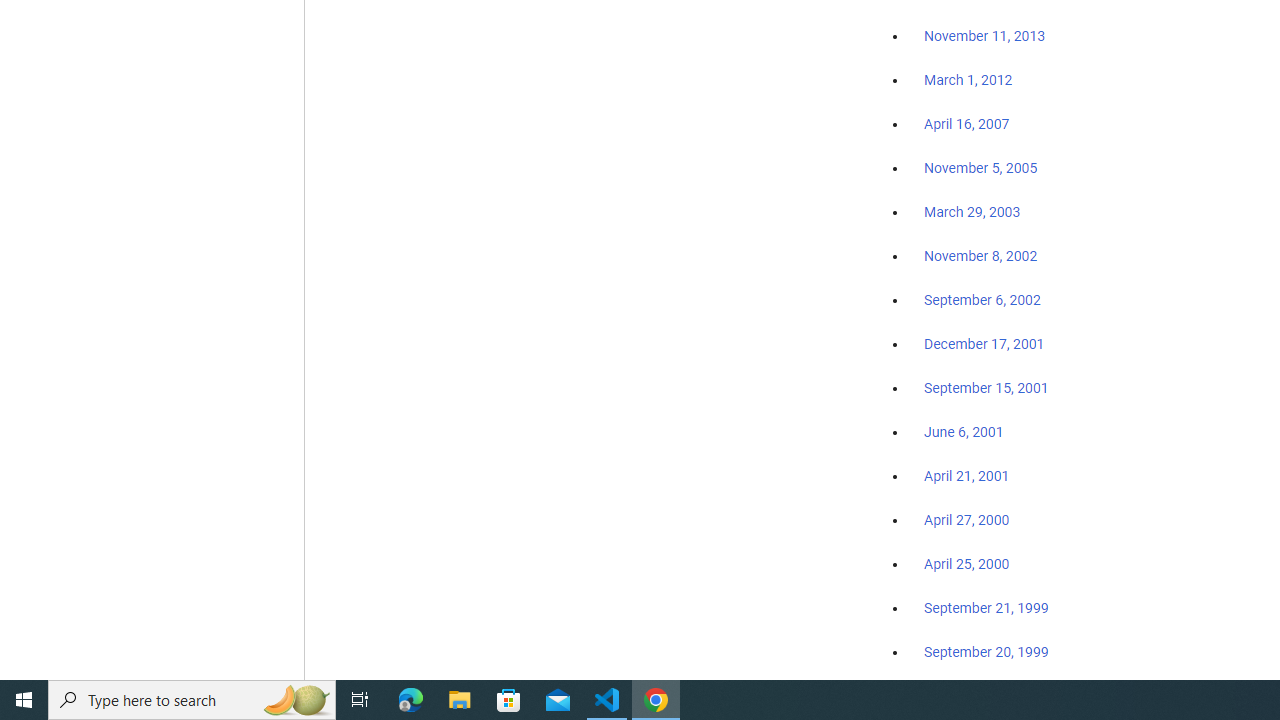  Describe the element at coordinates (963, 431) in the screenshot. I see `'June 6, 2001'` at that location.